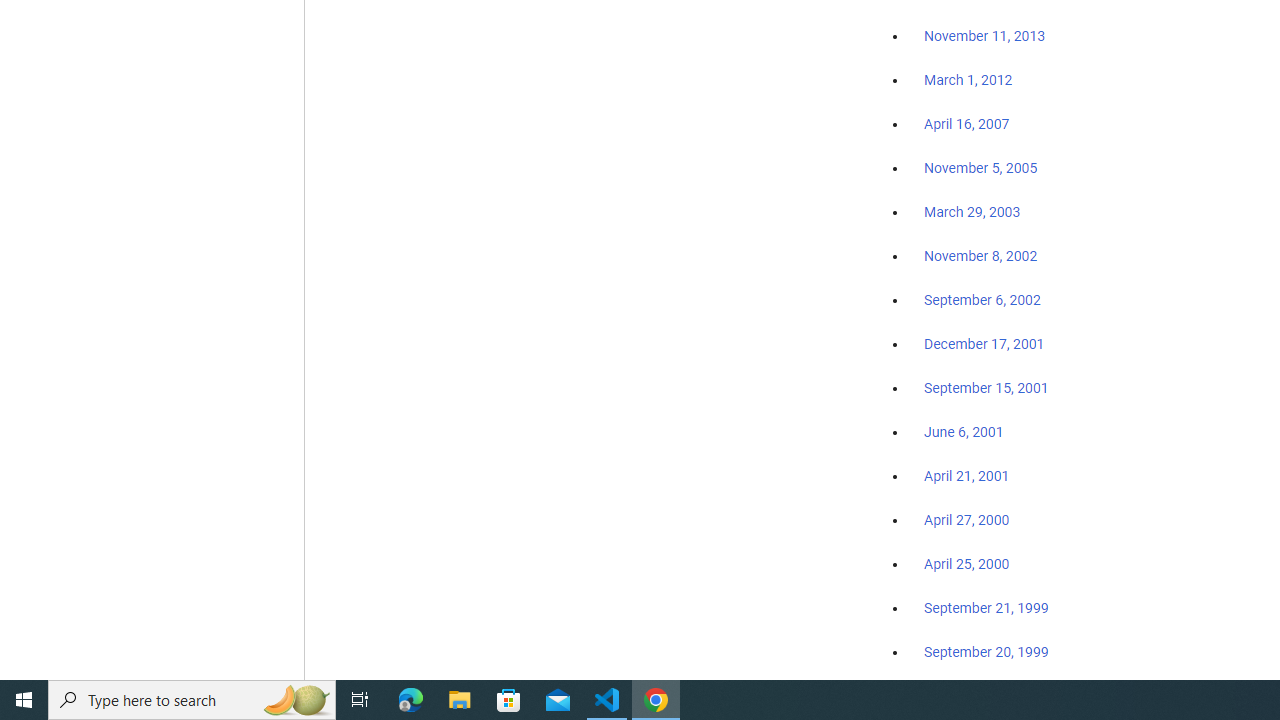  Describe the element at coordinates (963, 431) in the screenshot. I see `'June 6, 2001'` at that location.